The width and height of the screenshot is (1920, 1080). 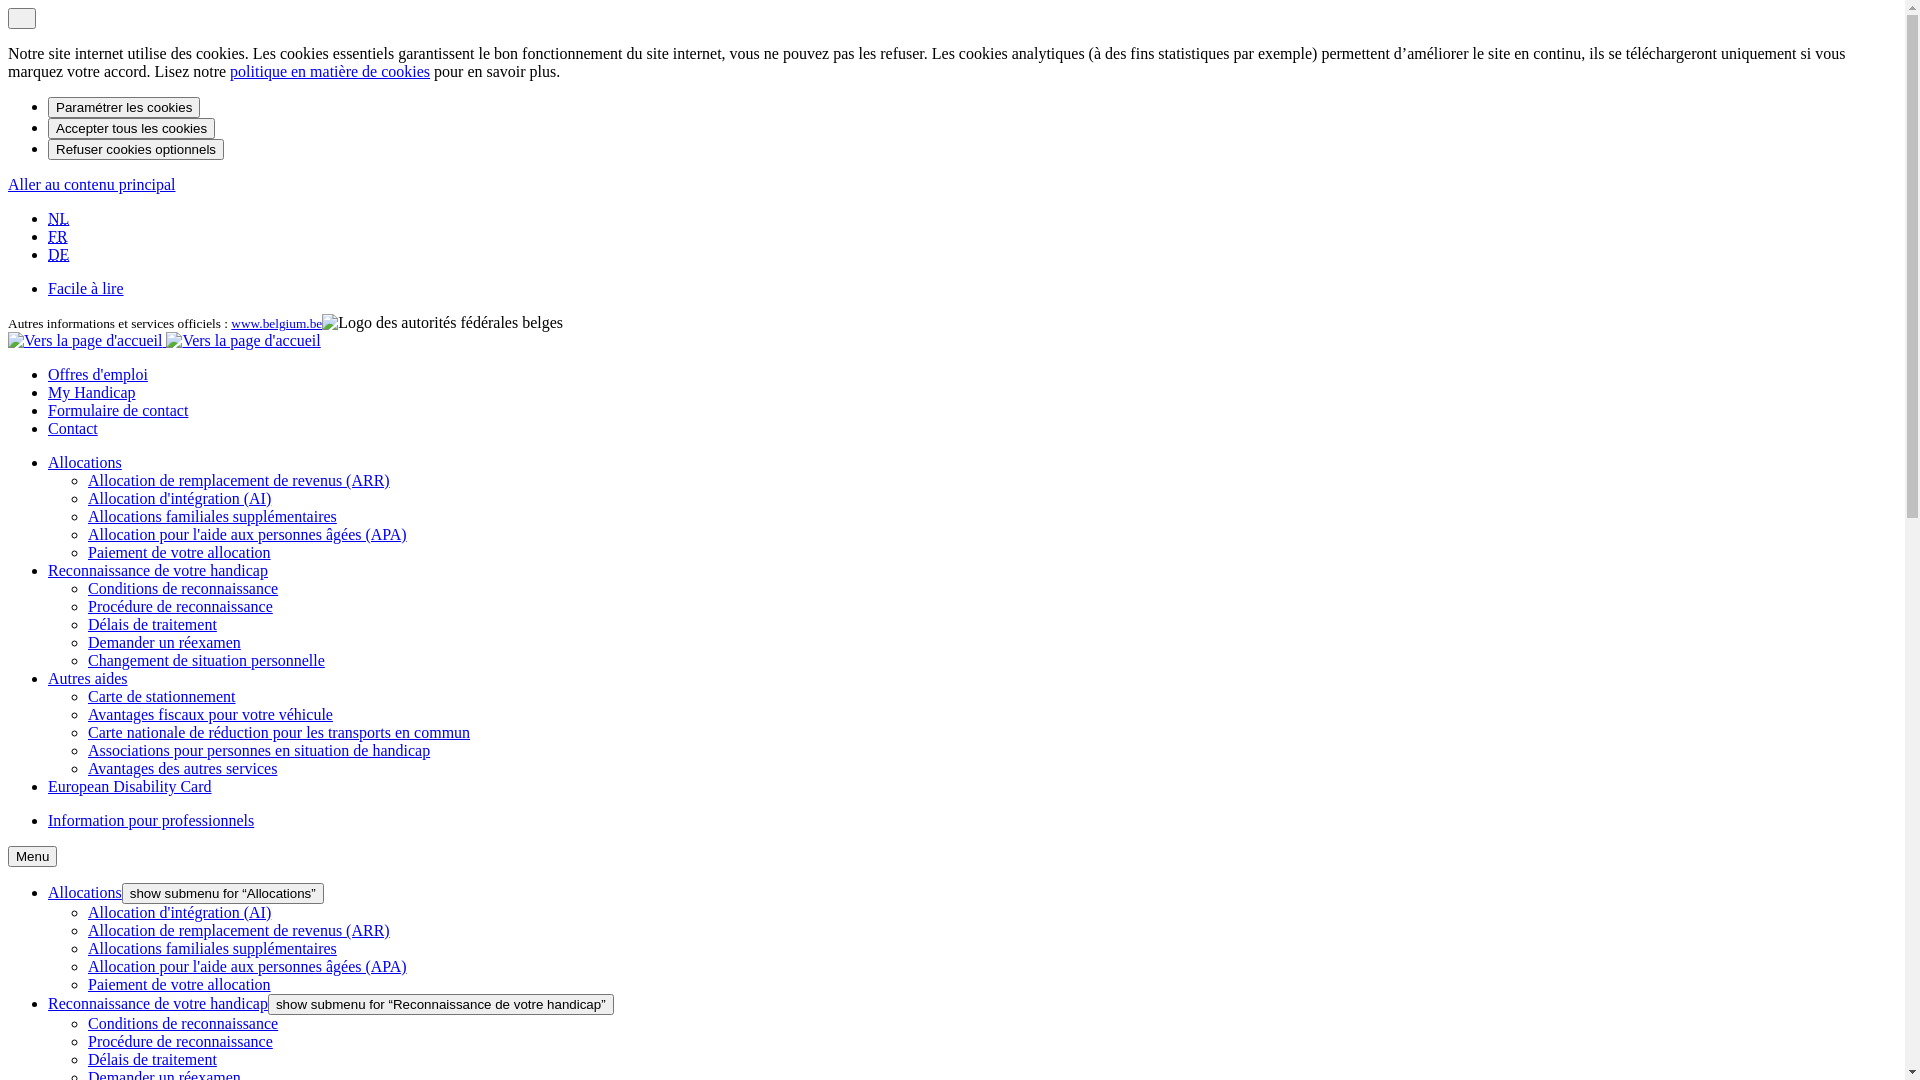 What do you see at coordinates (58, 253) in the screenshot?
I see `'DE'` at bounding box center [58, 253].